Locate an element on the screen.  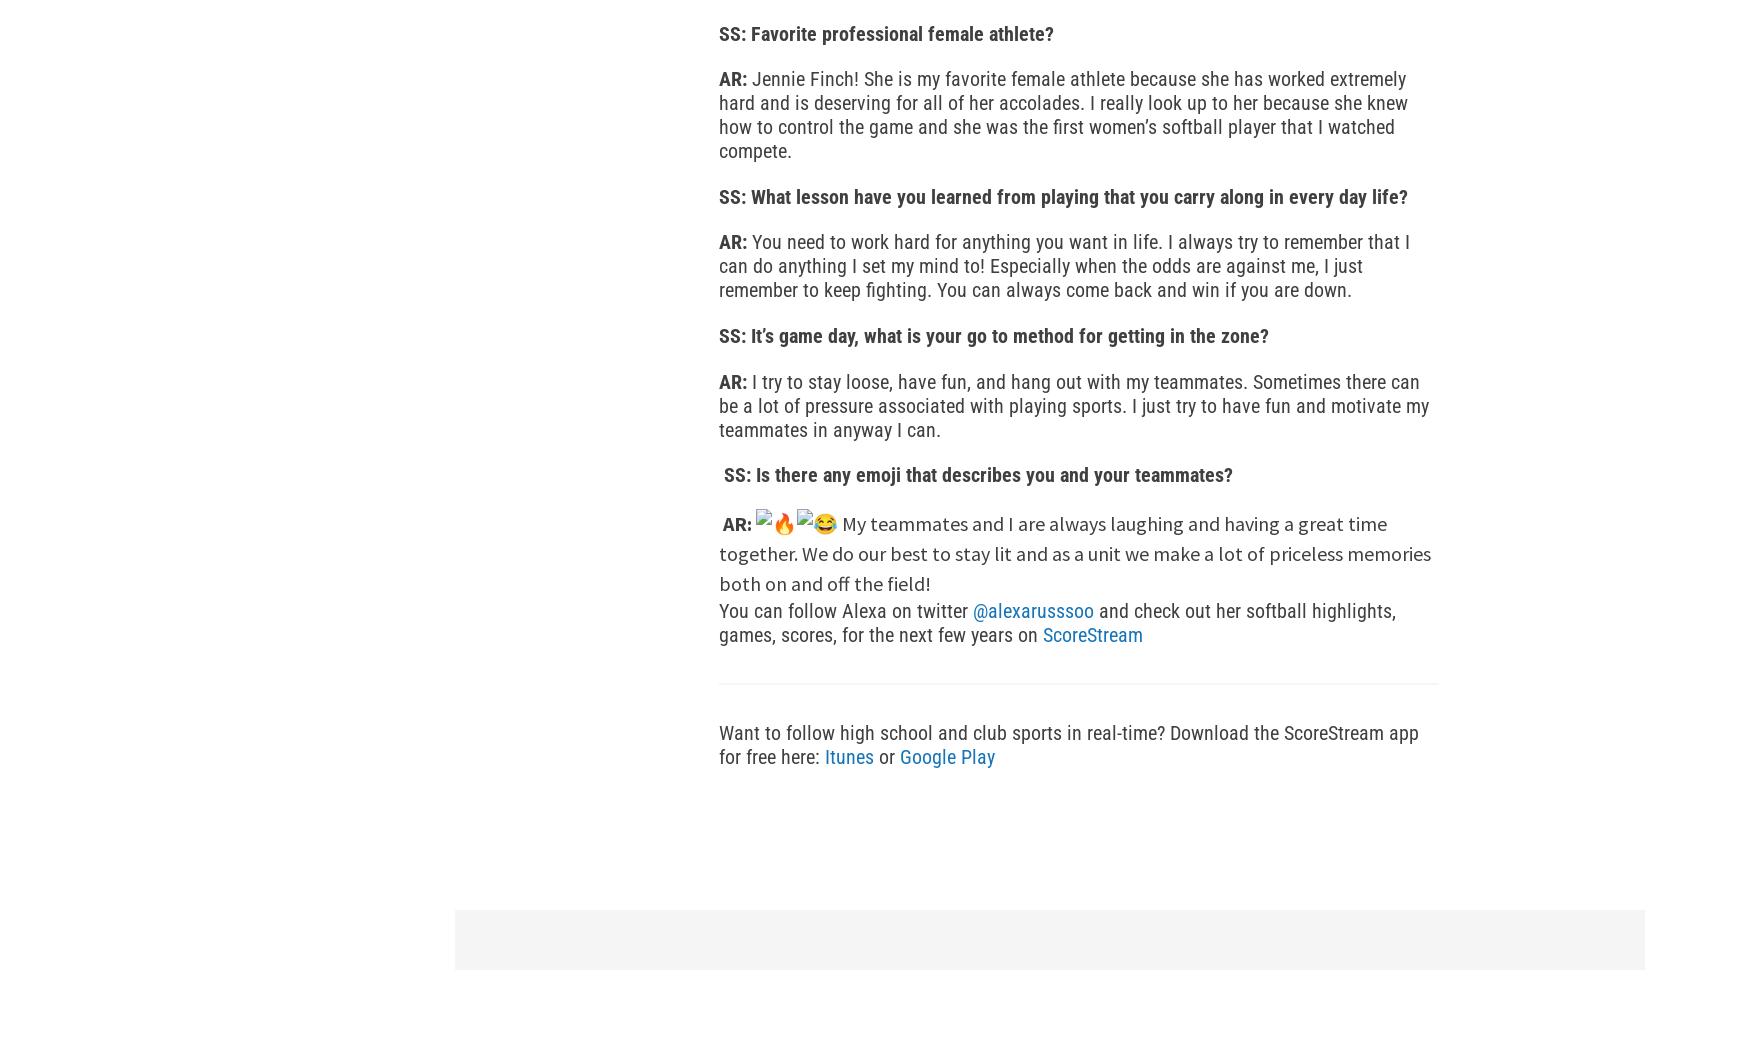
'Itunes' is located at coordinates (849, 755).